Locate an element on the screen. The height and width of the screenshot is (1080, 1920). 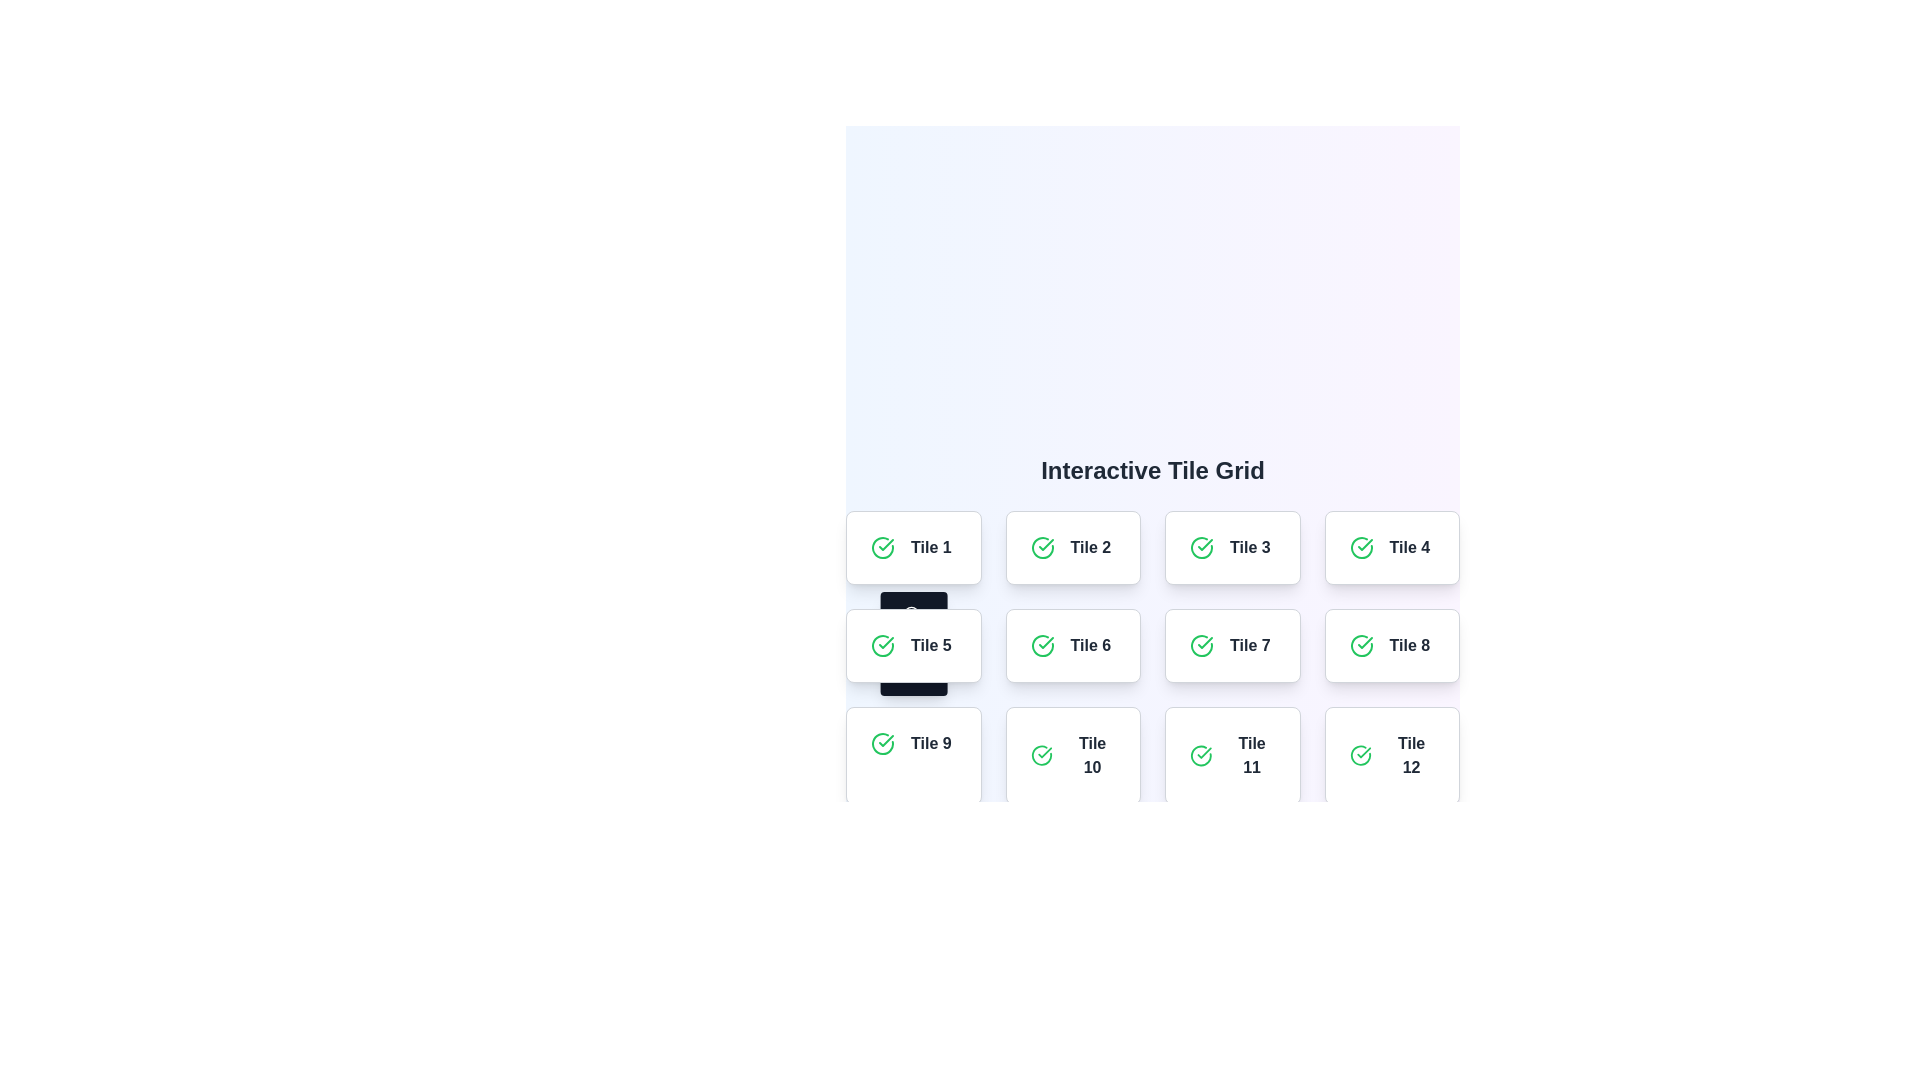
the visual indicator icon that represents a 'checked' or 'selected' state for 'Tile 8', located in the second row and fourth column of the grid is located at coordinates (1360, 645).